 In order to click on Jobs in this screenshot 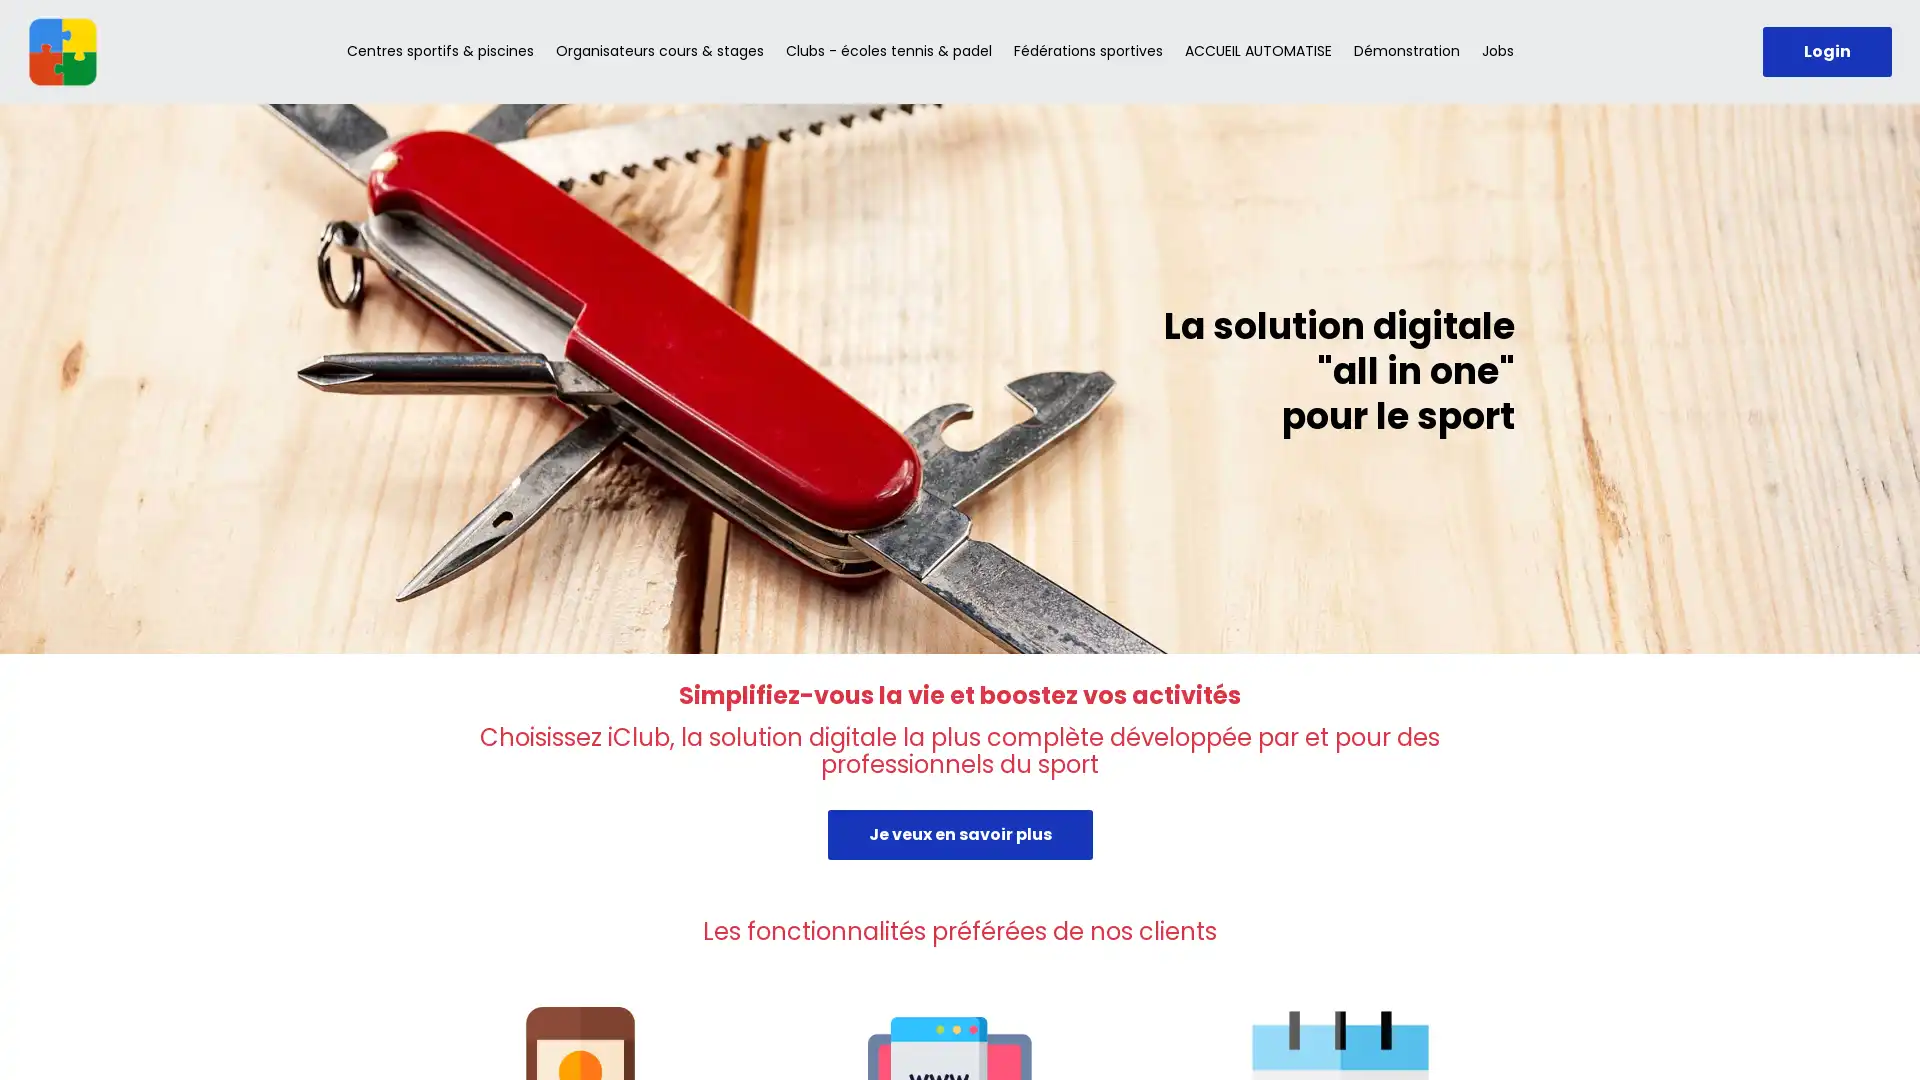, I will do `click(1497, 50)`.